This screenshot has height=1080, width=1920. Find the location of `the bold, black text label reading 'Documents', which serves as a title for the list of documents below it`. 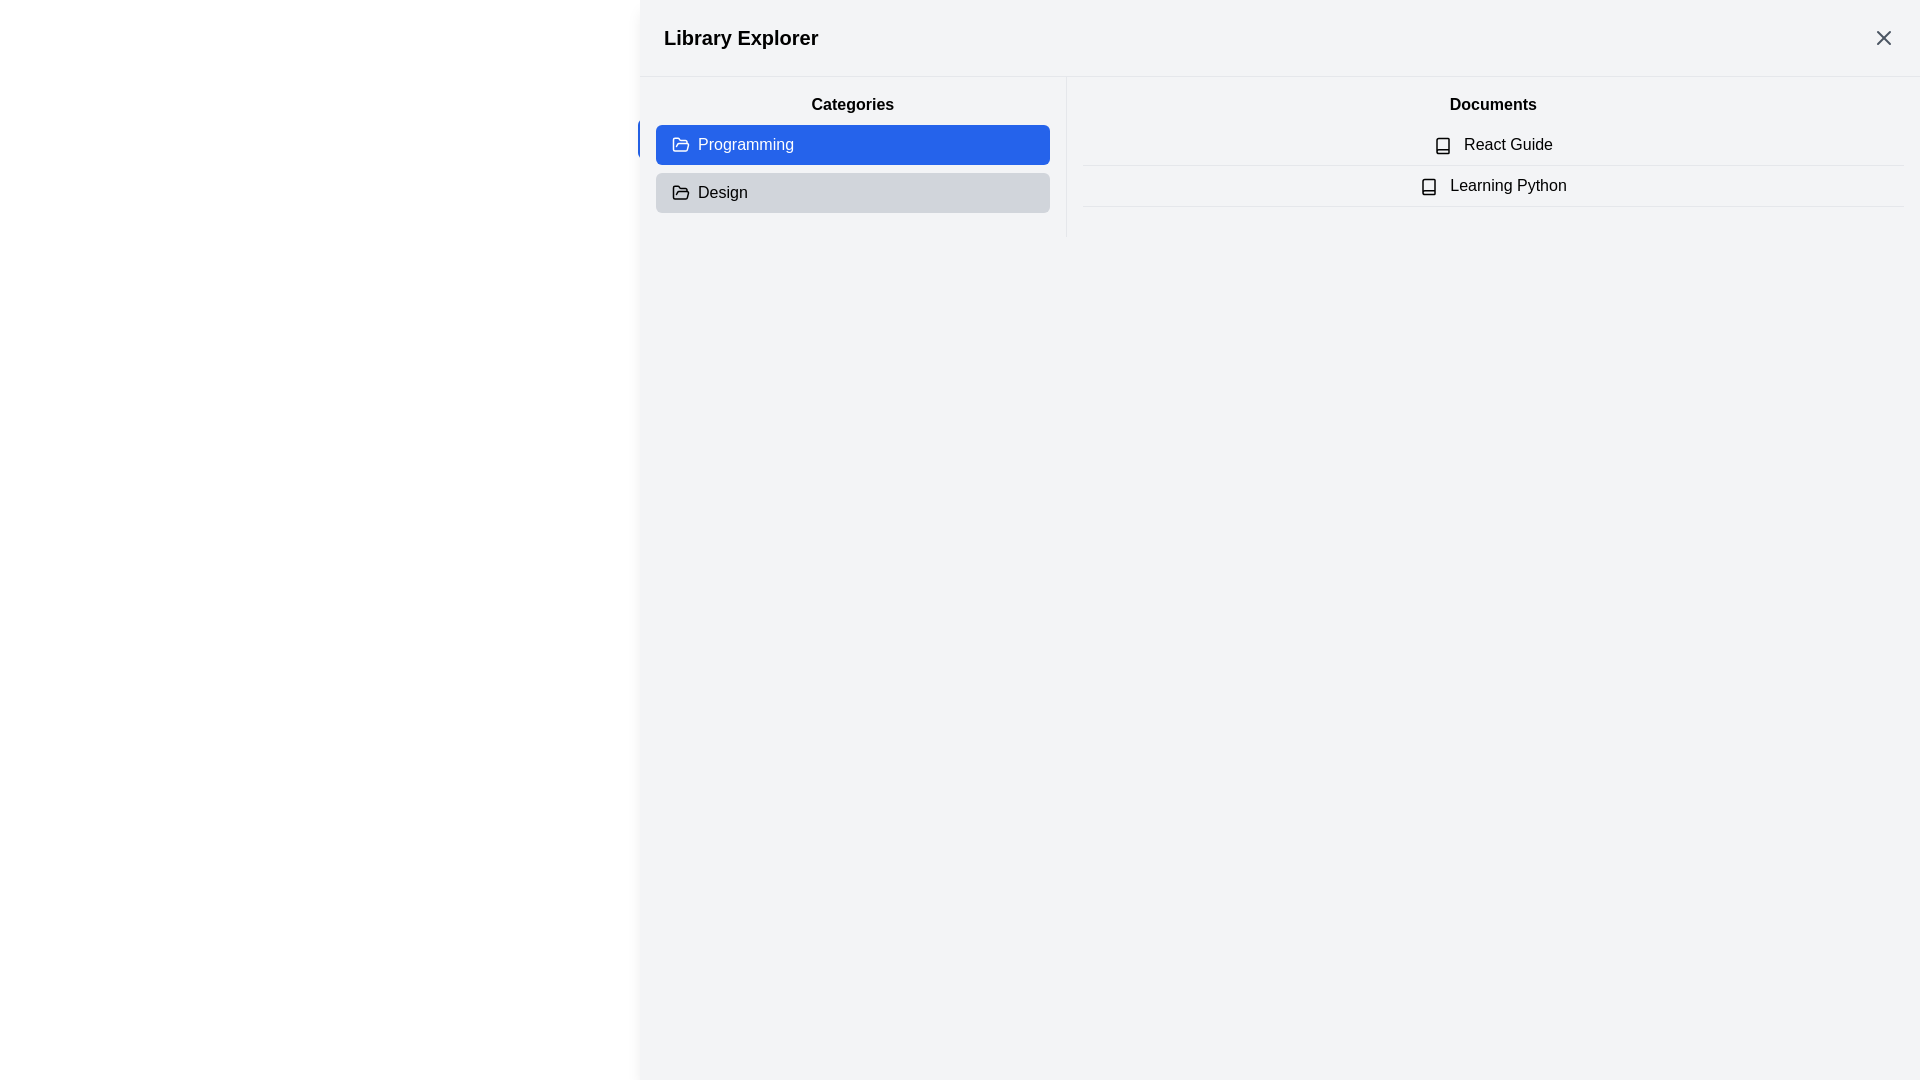

the bold, black text label reading 'Documents', which serves as a title for the list of documents below it is located at coordinates (1493, 104).